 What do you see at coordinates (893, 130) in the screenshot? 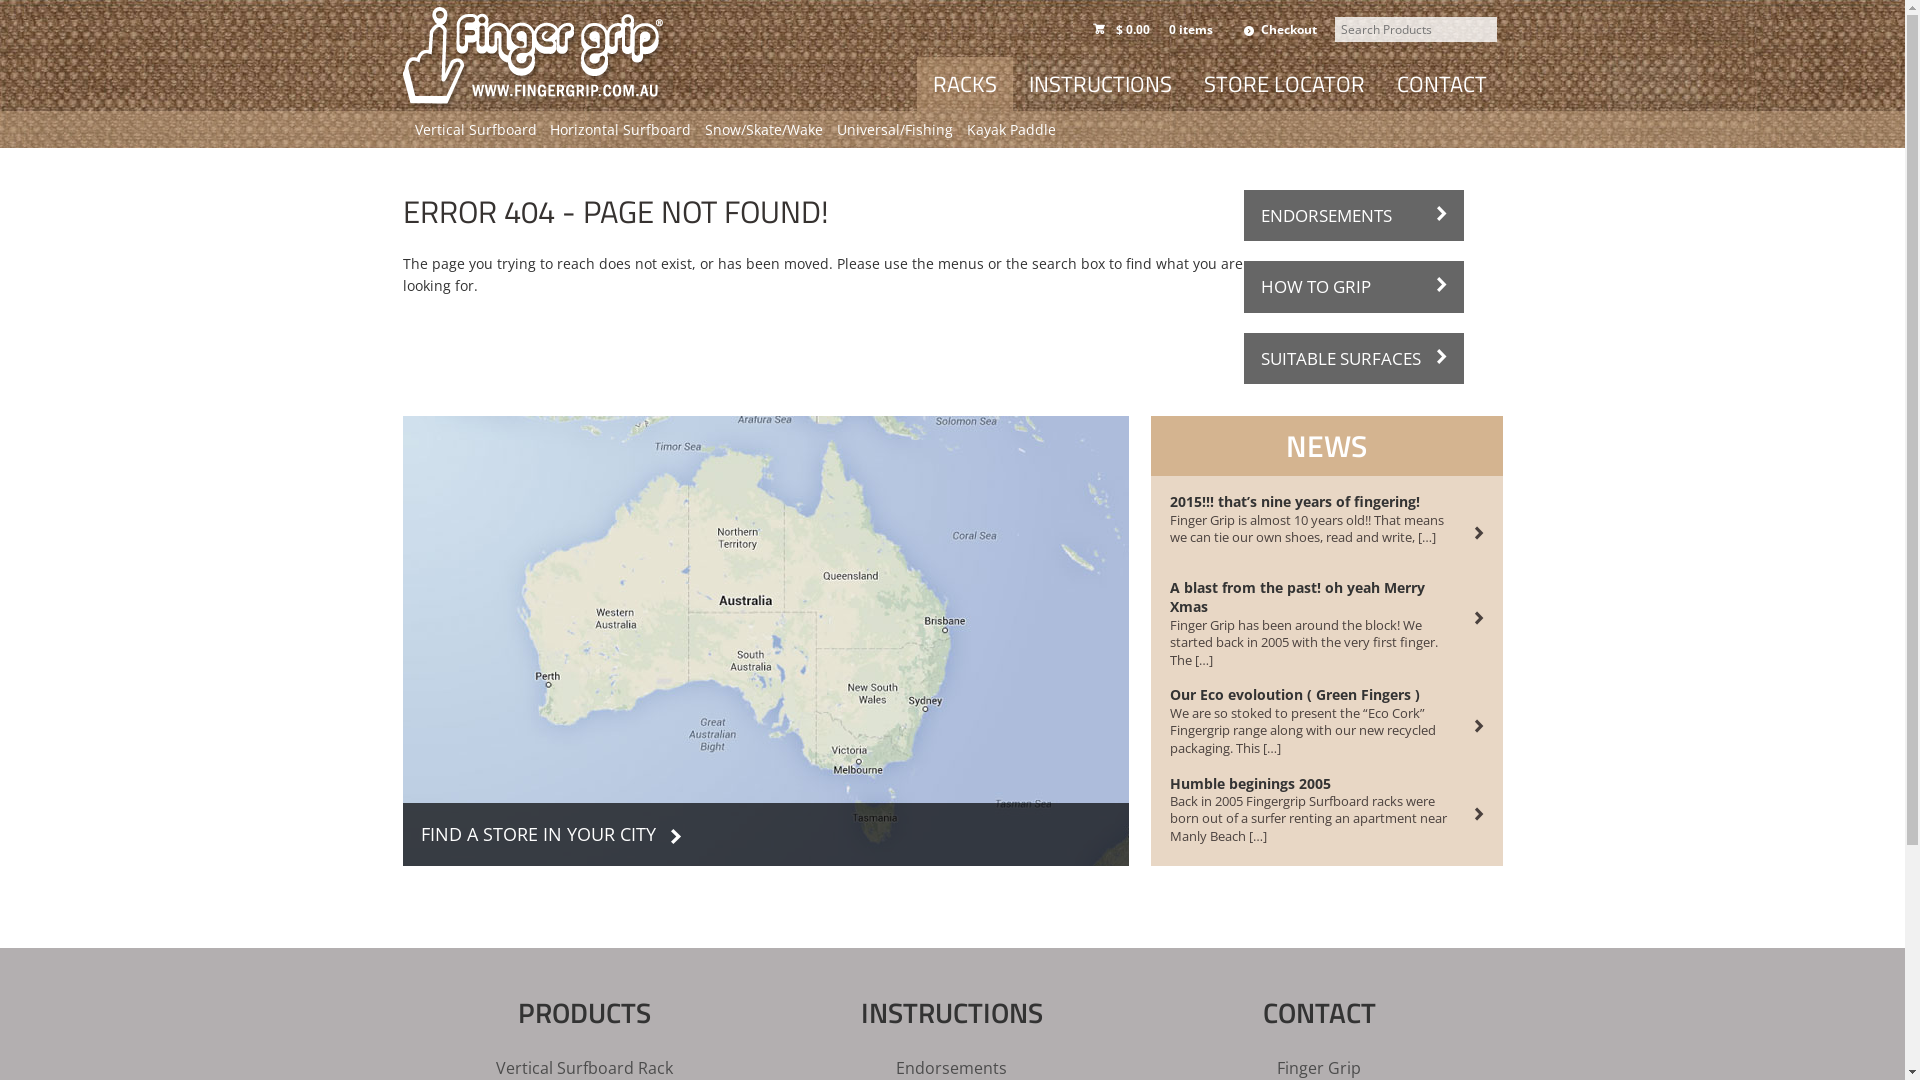
I see `'Universal/Fishing'` at bounding box center [893, 130].